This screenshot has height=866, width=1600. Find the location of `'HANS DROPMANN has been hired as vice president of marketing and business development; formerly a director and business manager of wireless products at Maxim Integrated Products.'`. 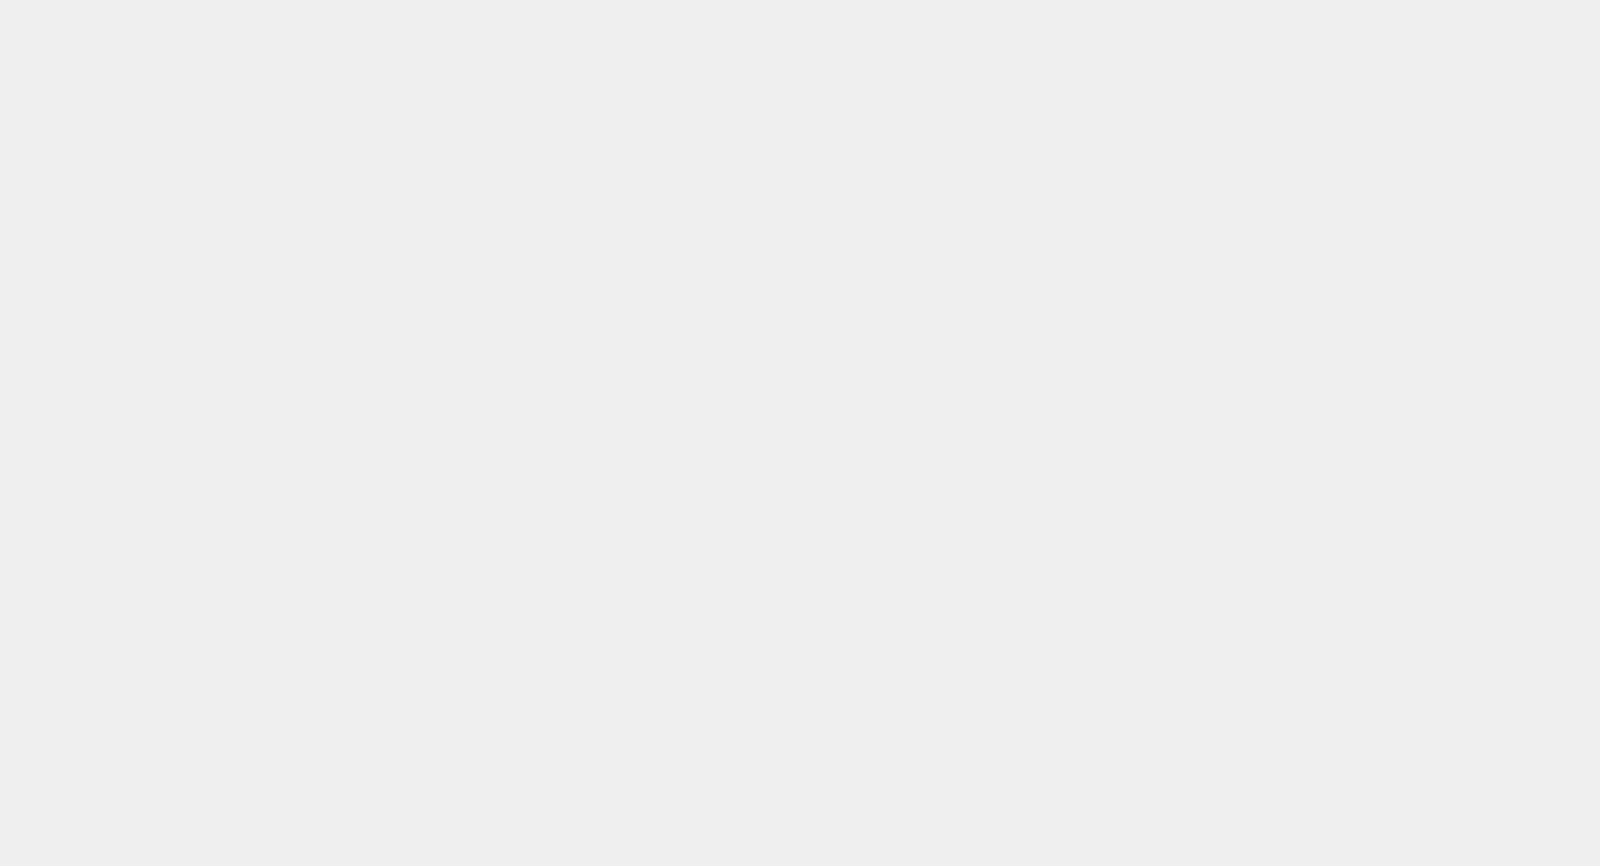

'HANS DROPMANN has been hired as vice president of marketing and business development; formerly a director and business manager of wireless products at Maxim Integrated Products.' is located at coordinates (174, 791).